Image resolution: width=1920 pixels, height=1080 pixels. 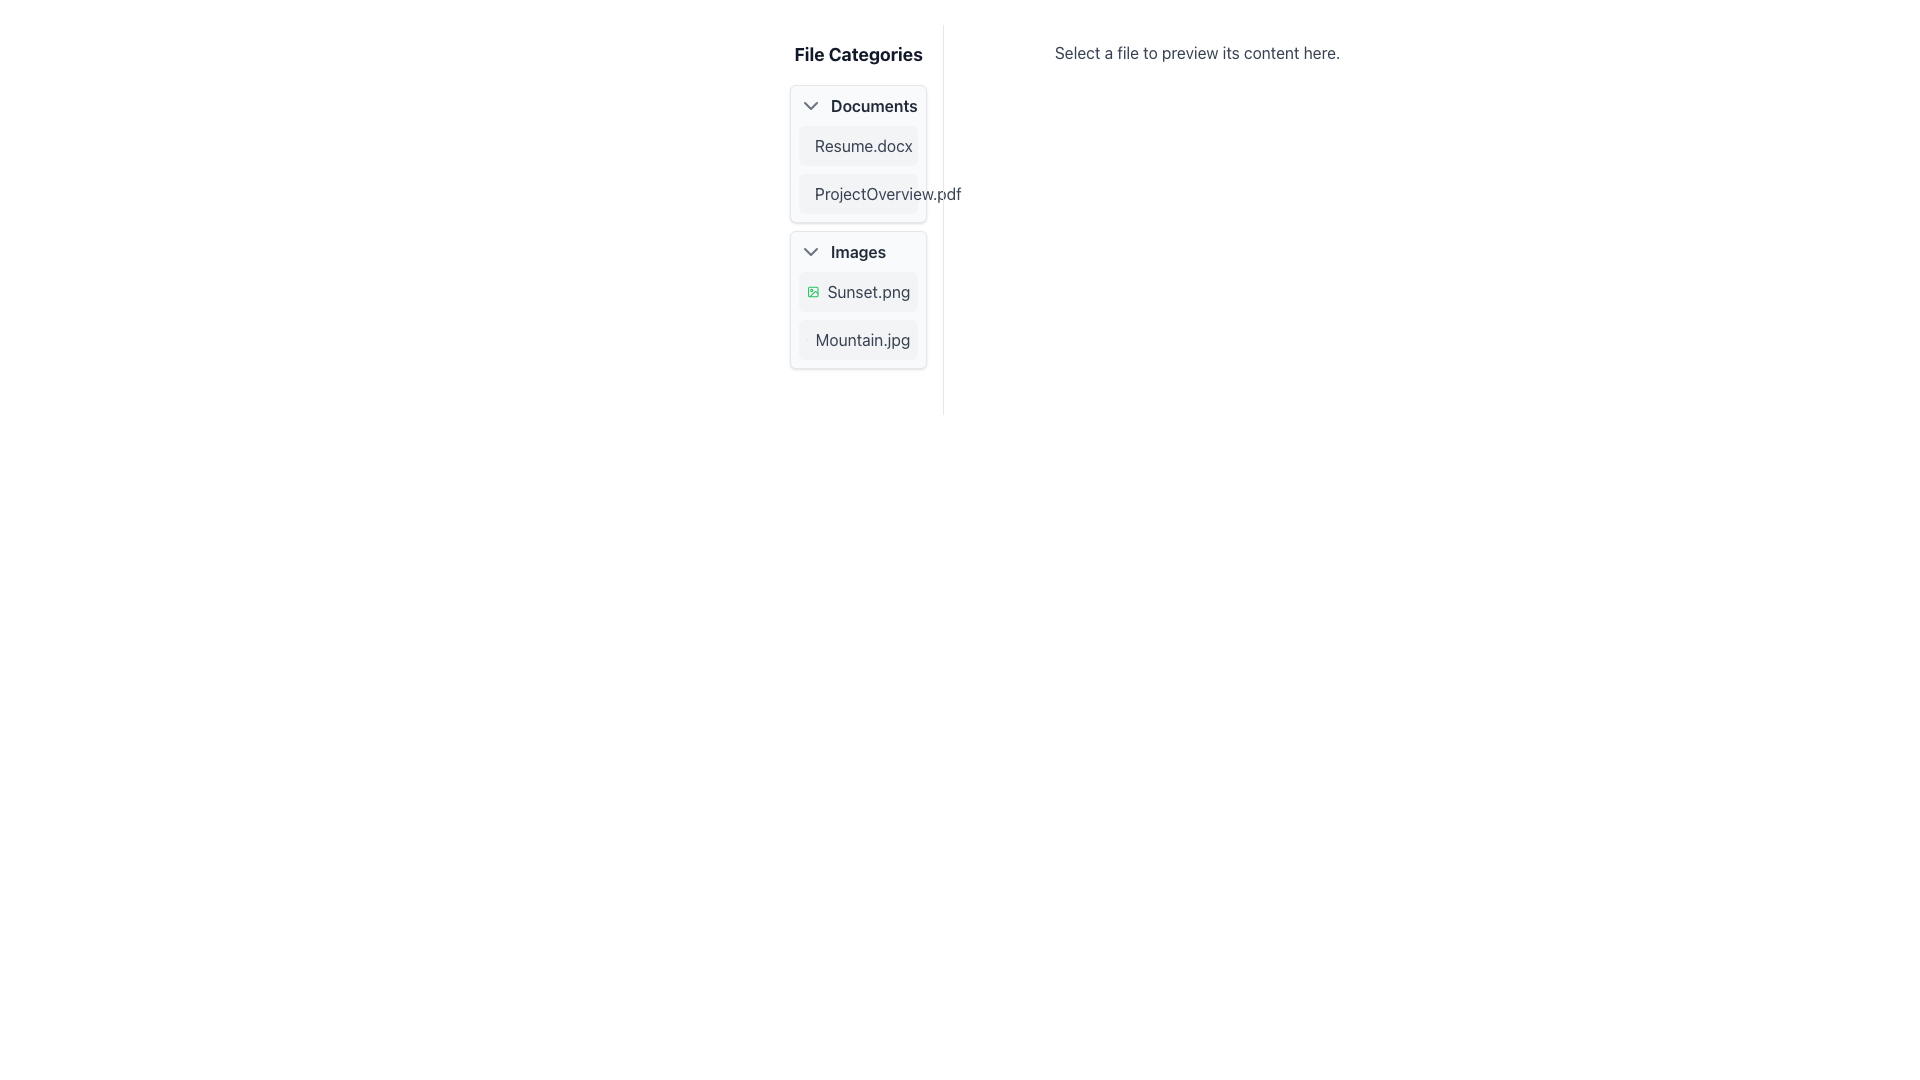 What do you see at coordinates (863, 145) in the screenshot?
I see `the text label displaying the file name 'Resume.docx'` at bounding box center [863, 145].